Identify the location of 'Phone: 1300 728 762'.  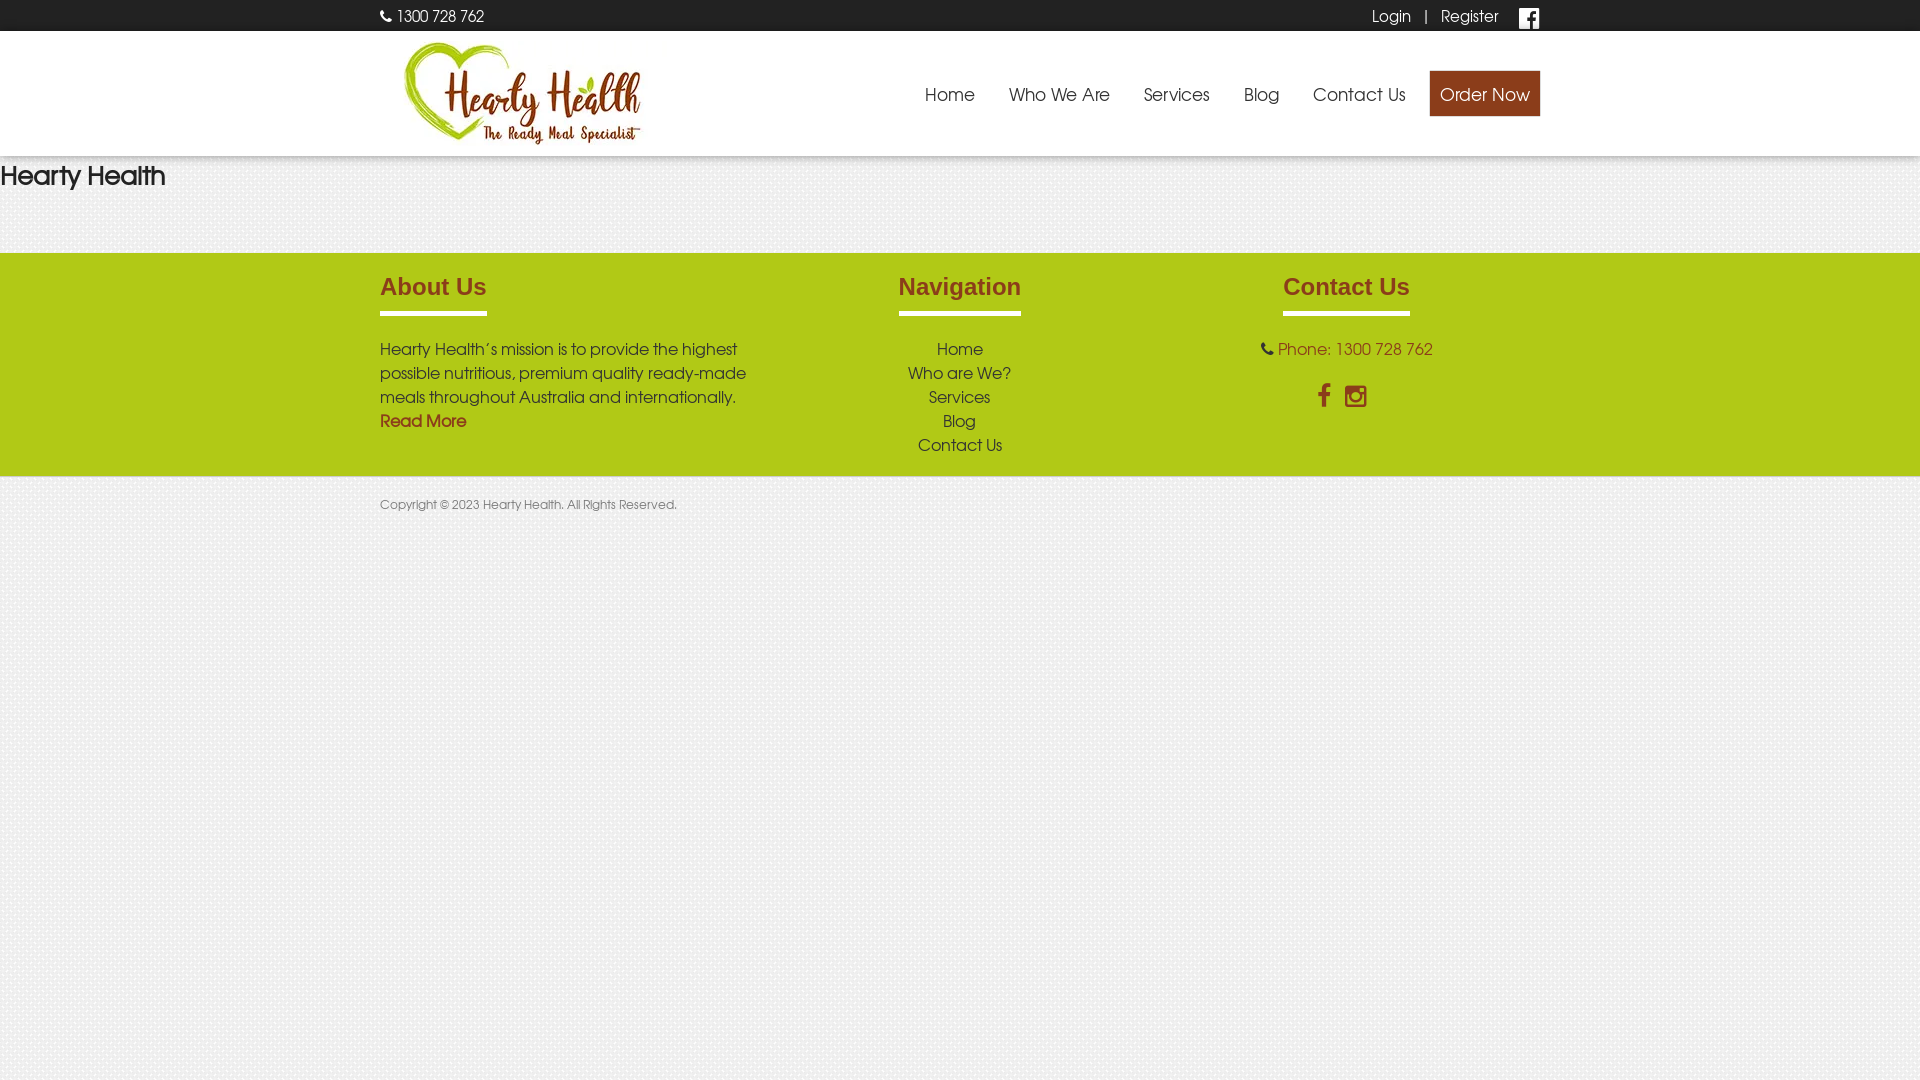
(1355, 346).